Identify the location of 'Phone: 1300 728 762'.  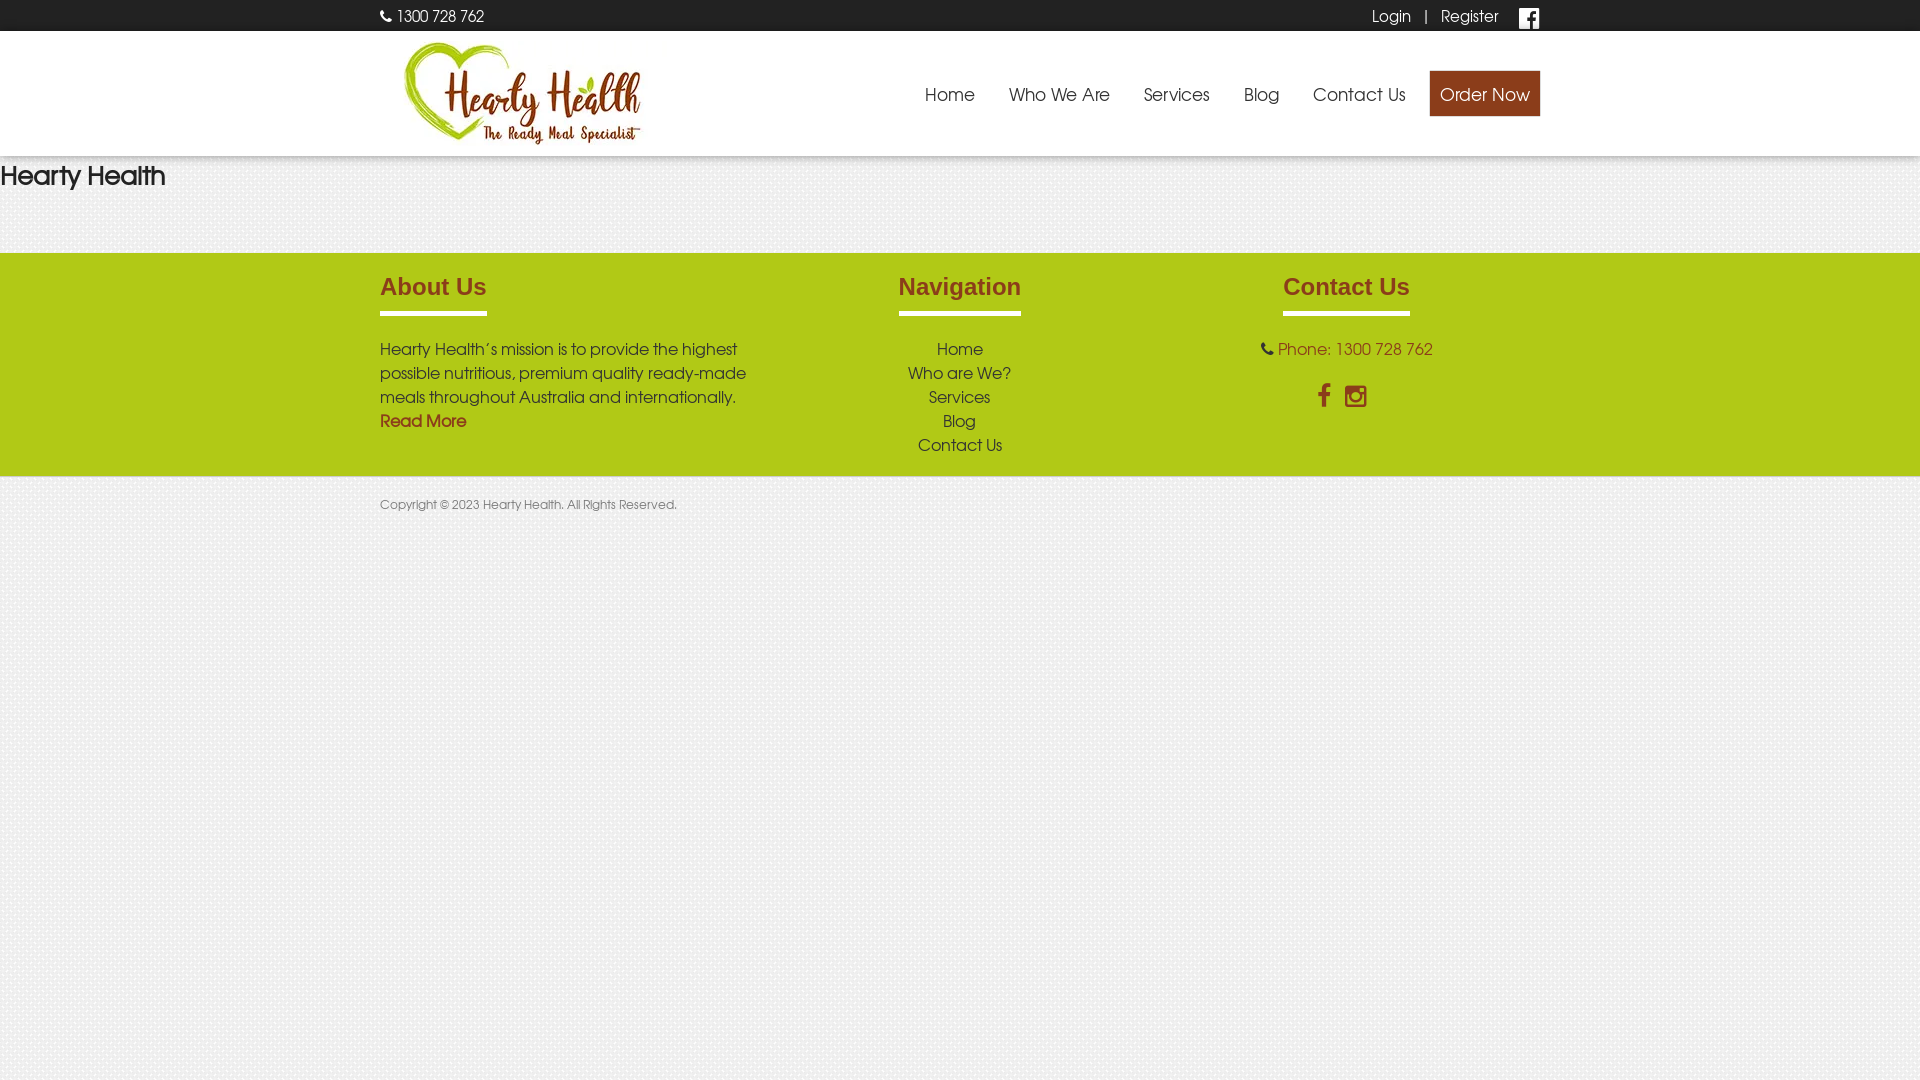
(1355, 346).